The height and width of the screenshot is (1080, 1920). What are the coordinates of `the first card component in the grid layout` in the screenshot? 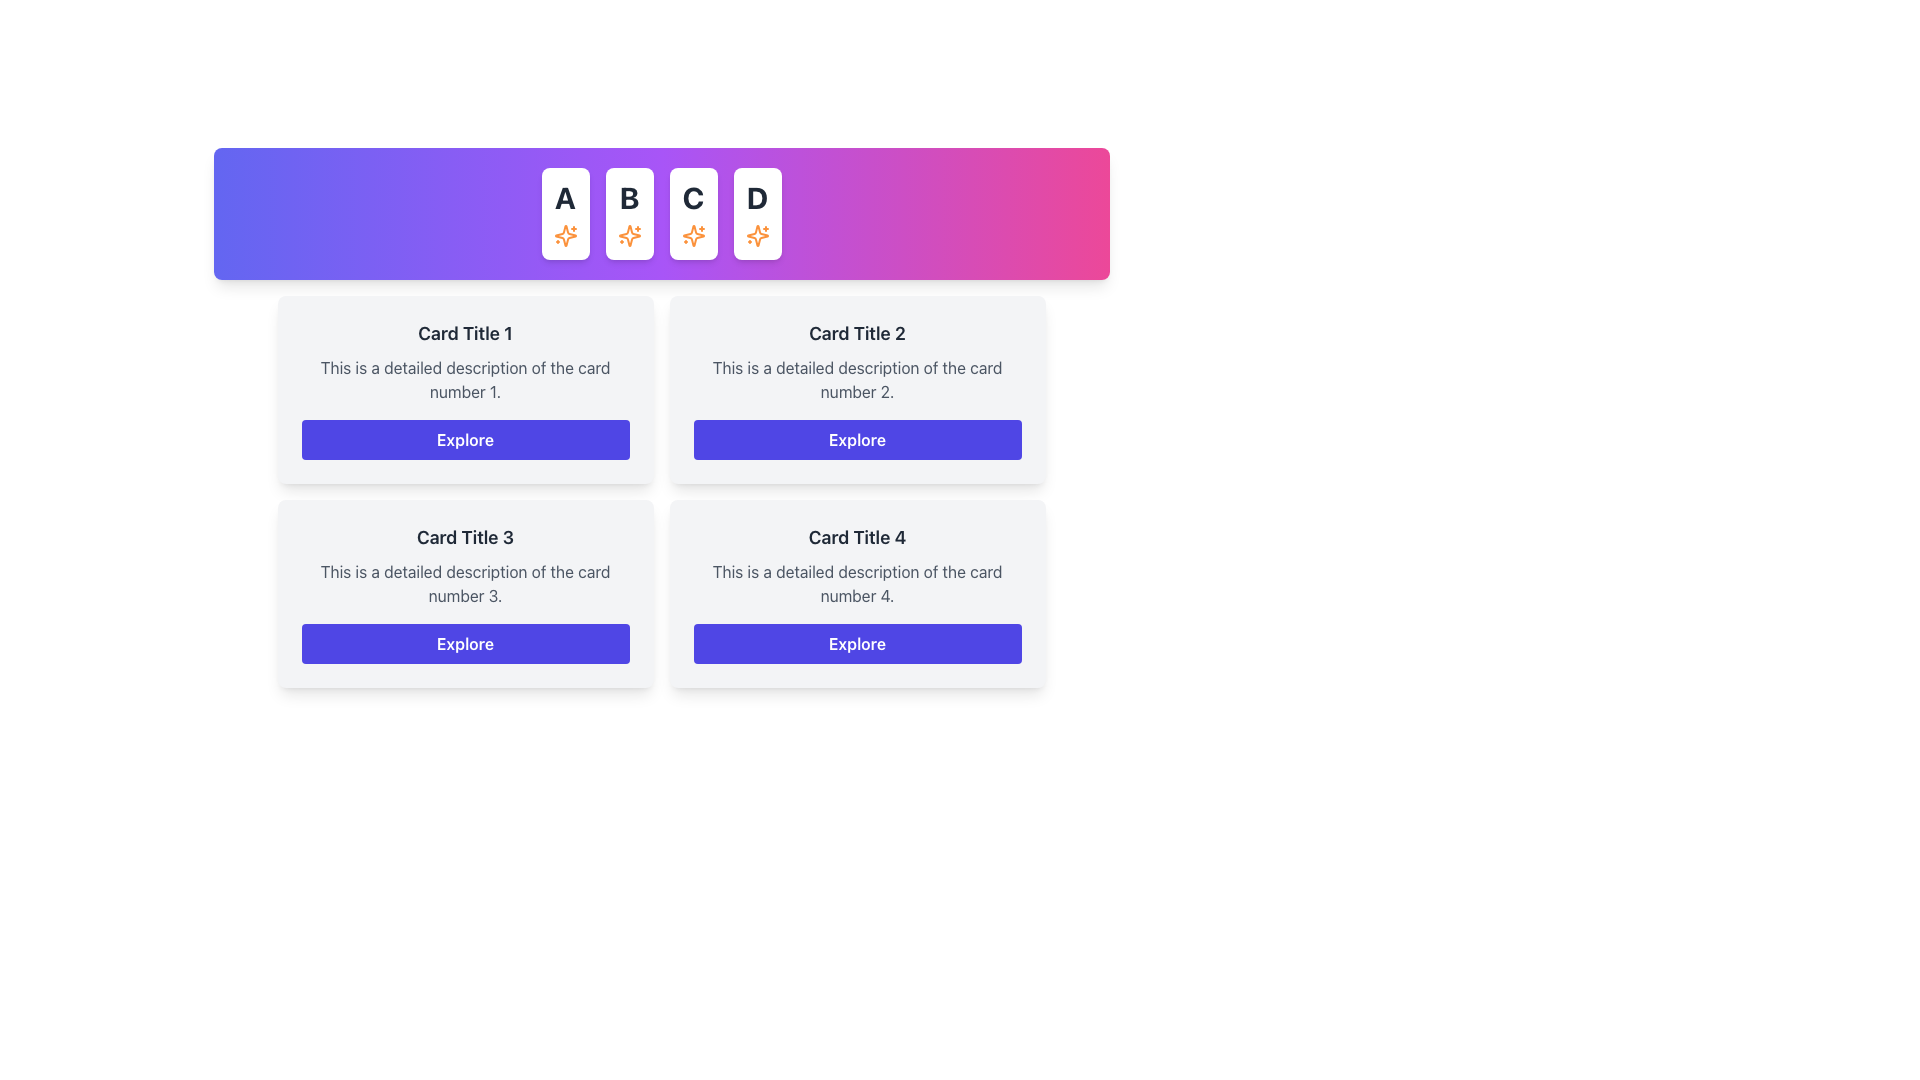 It's located at (464, 389).